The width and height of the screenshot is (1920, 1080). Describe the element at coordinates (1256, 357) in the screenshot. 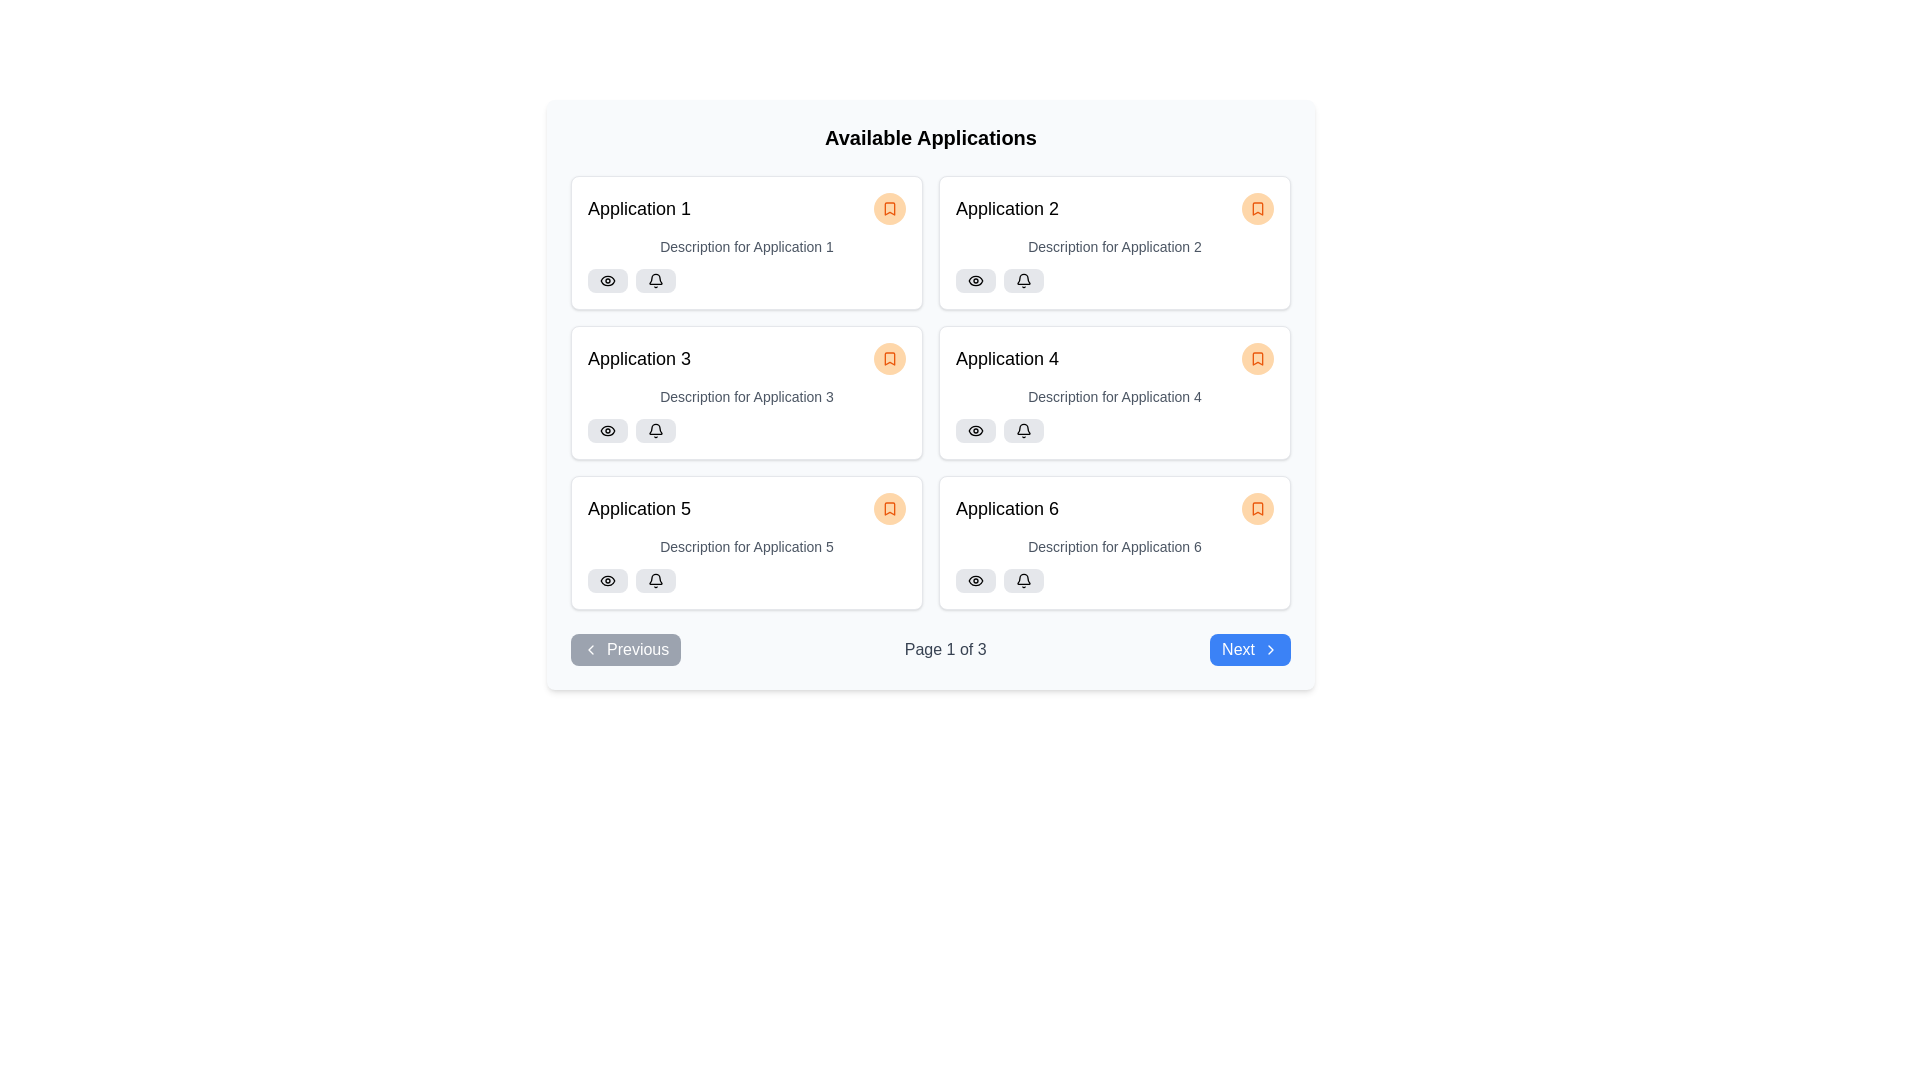

I see `the circular button with a soft orange background and a bookmark icon` at that location.